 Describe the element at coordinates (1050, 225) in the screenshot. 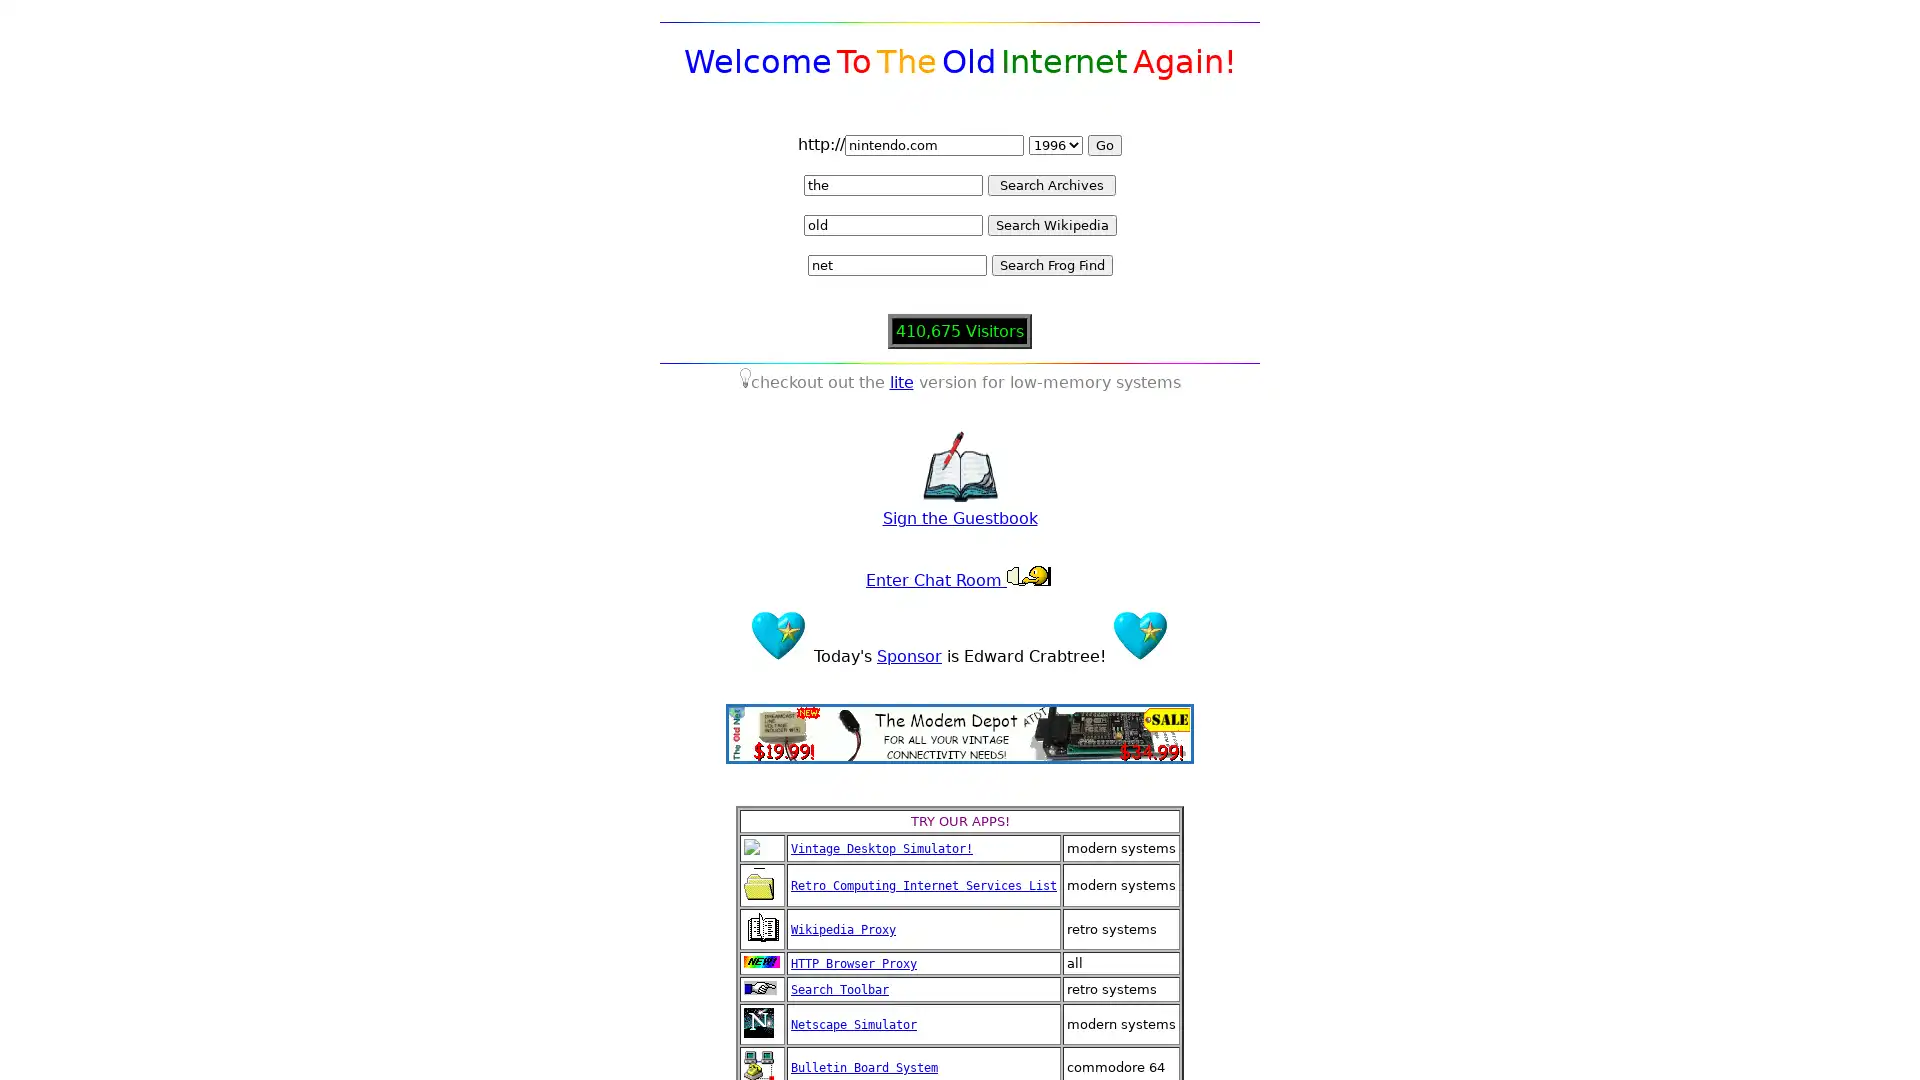

I see `Search Wikipedia` at that location.